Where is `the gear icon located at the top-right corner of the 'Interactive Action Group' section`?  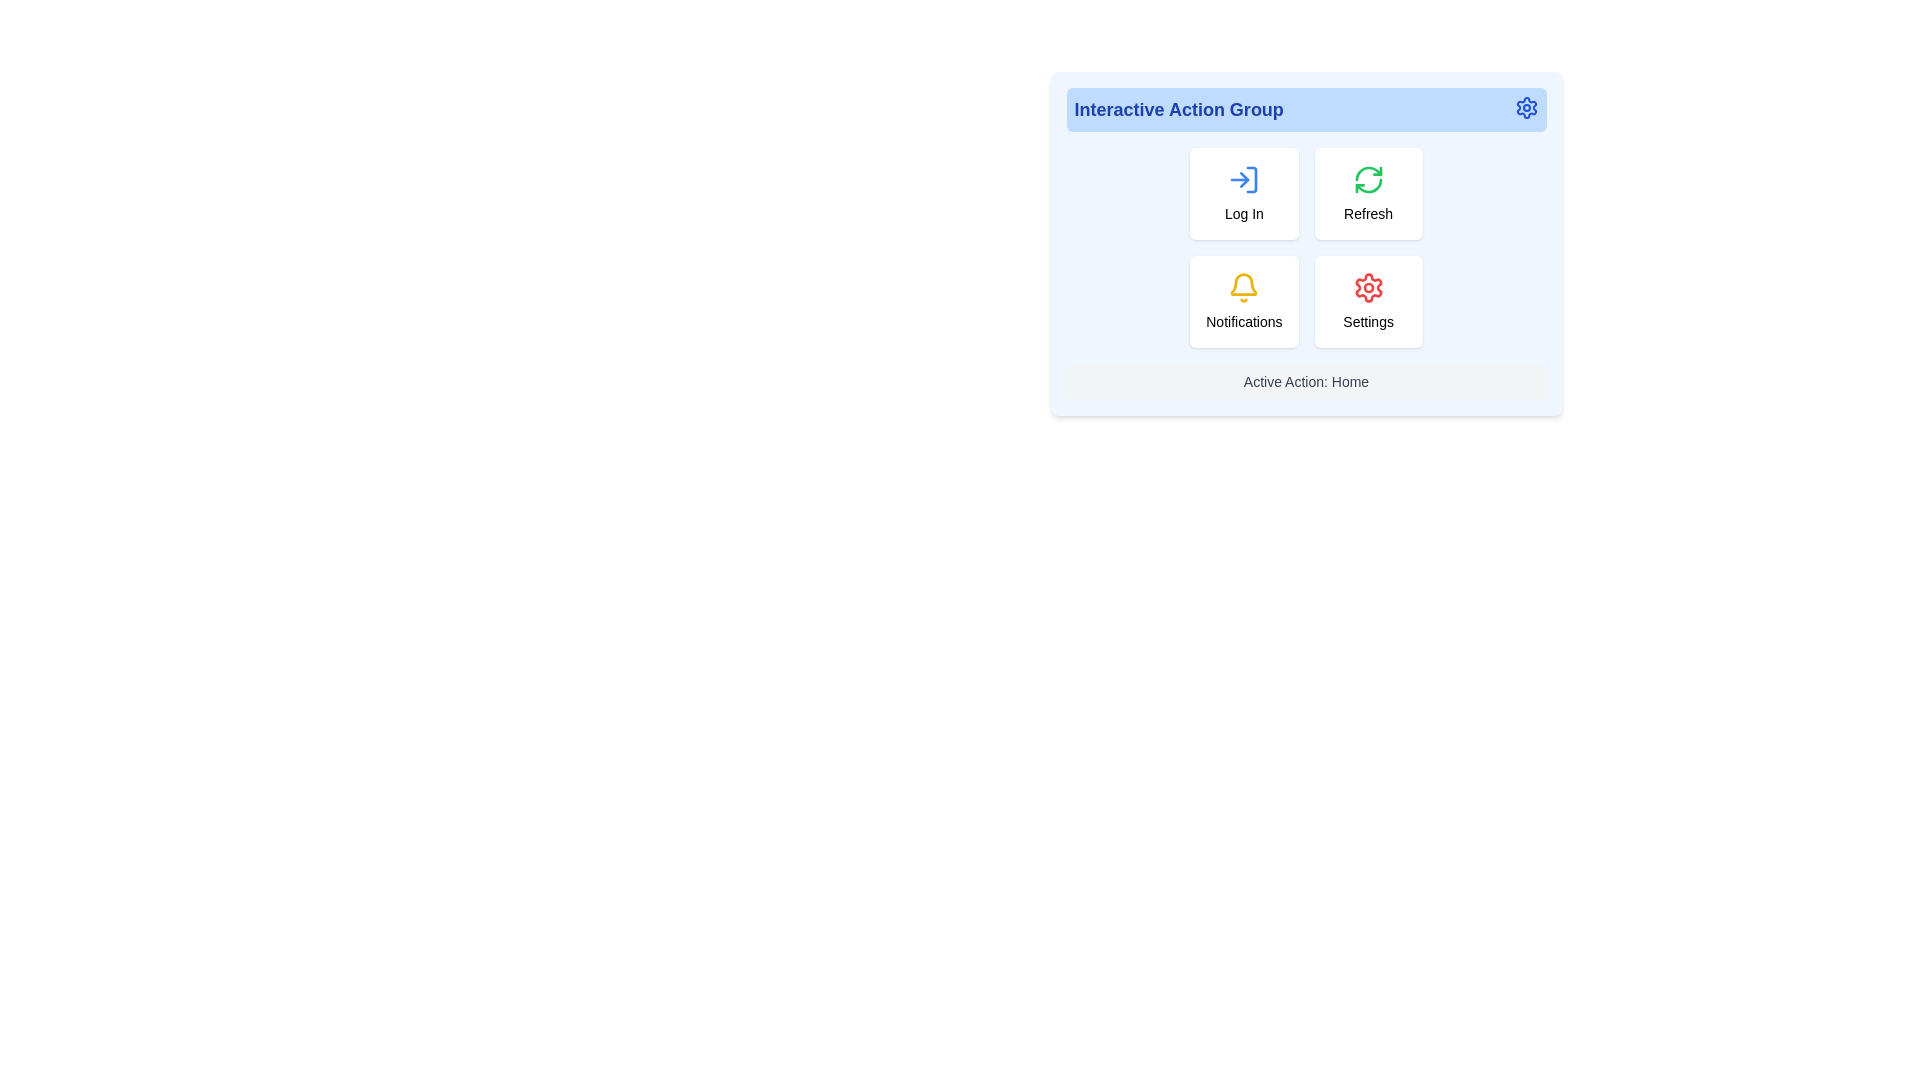
the gear icon located at the top-right corner of the 'Interactive Action Group' section is located at coordinates (1525, 108).